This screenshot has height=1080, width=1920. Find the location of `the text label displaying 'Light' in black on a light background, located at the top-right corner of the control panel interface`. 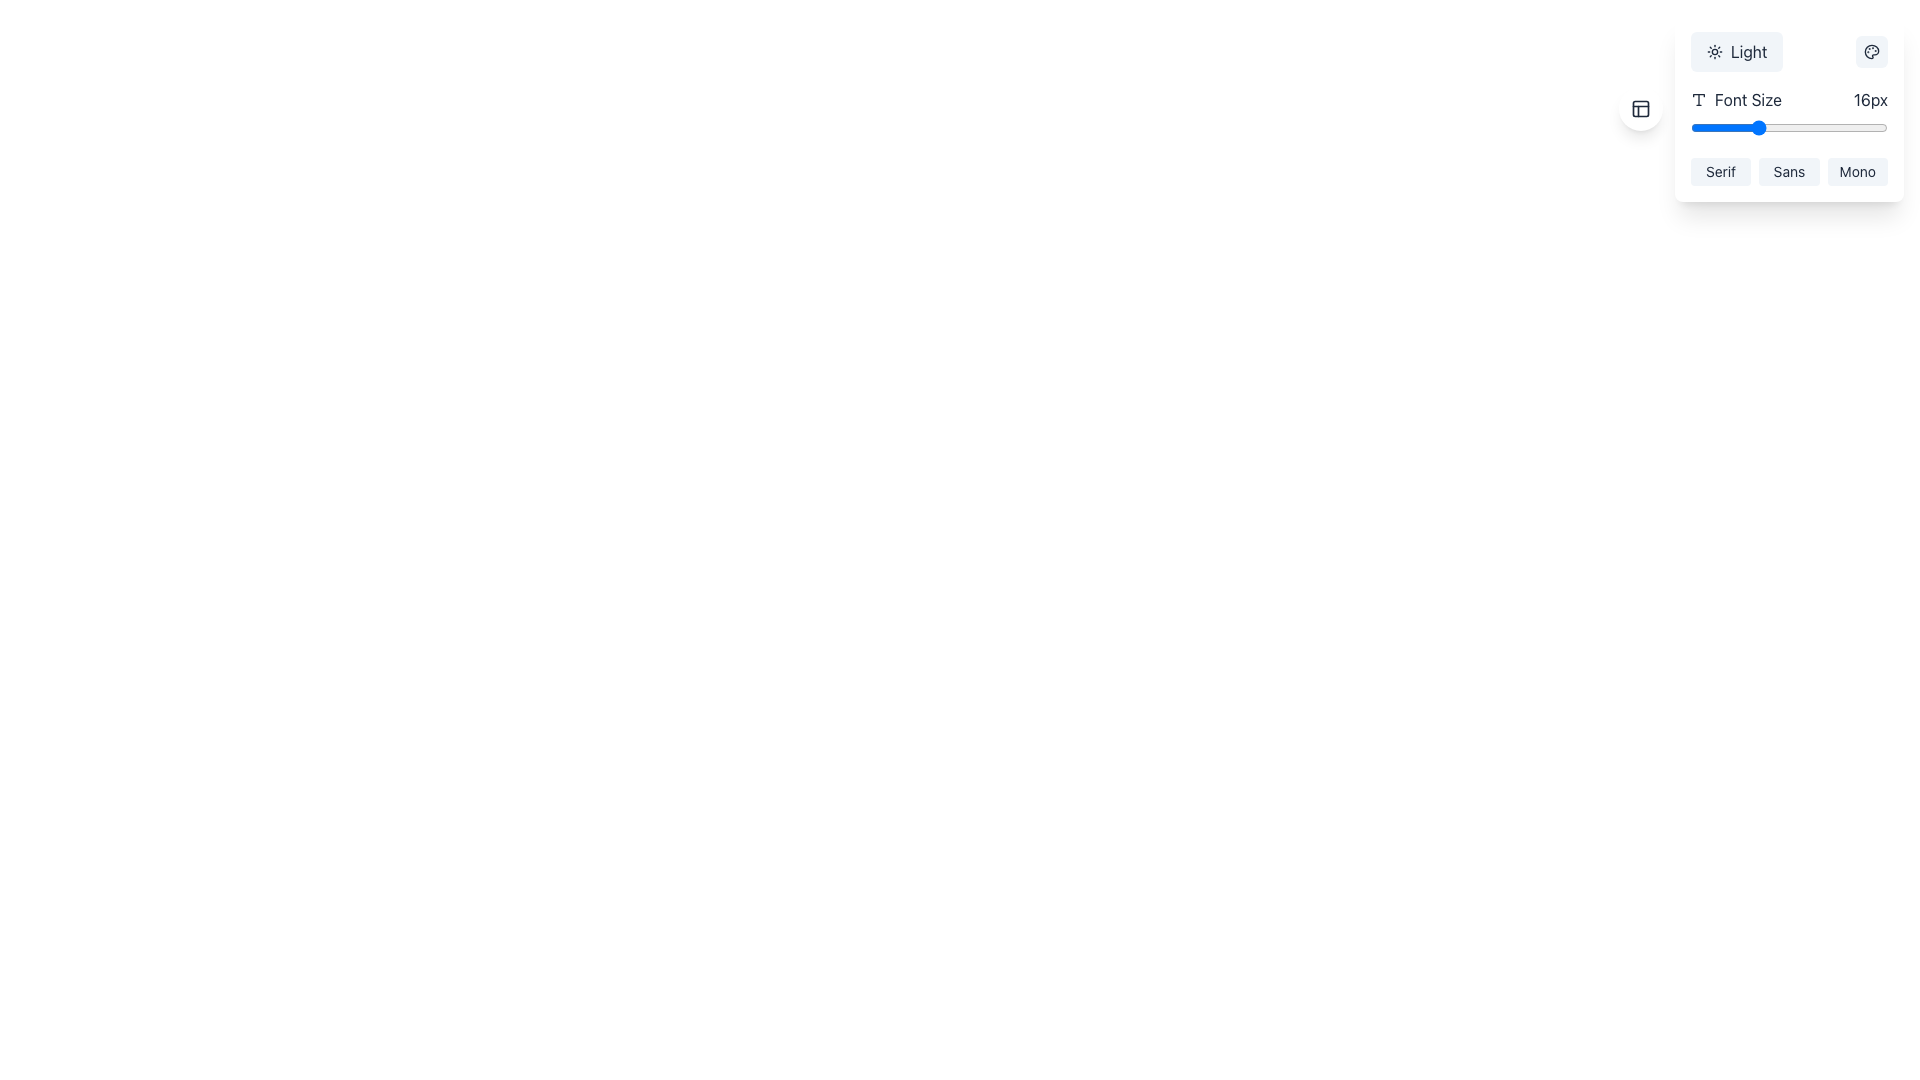

the text label displaying 'Light' in black on a light background, located at the top-right corner of the control panel interface is located at coordinates (1748, 50).